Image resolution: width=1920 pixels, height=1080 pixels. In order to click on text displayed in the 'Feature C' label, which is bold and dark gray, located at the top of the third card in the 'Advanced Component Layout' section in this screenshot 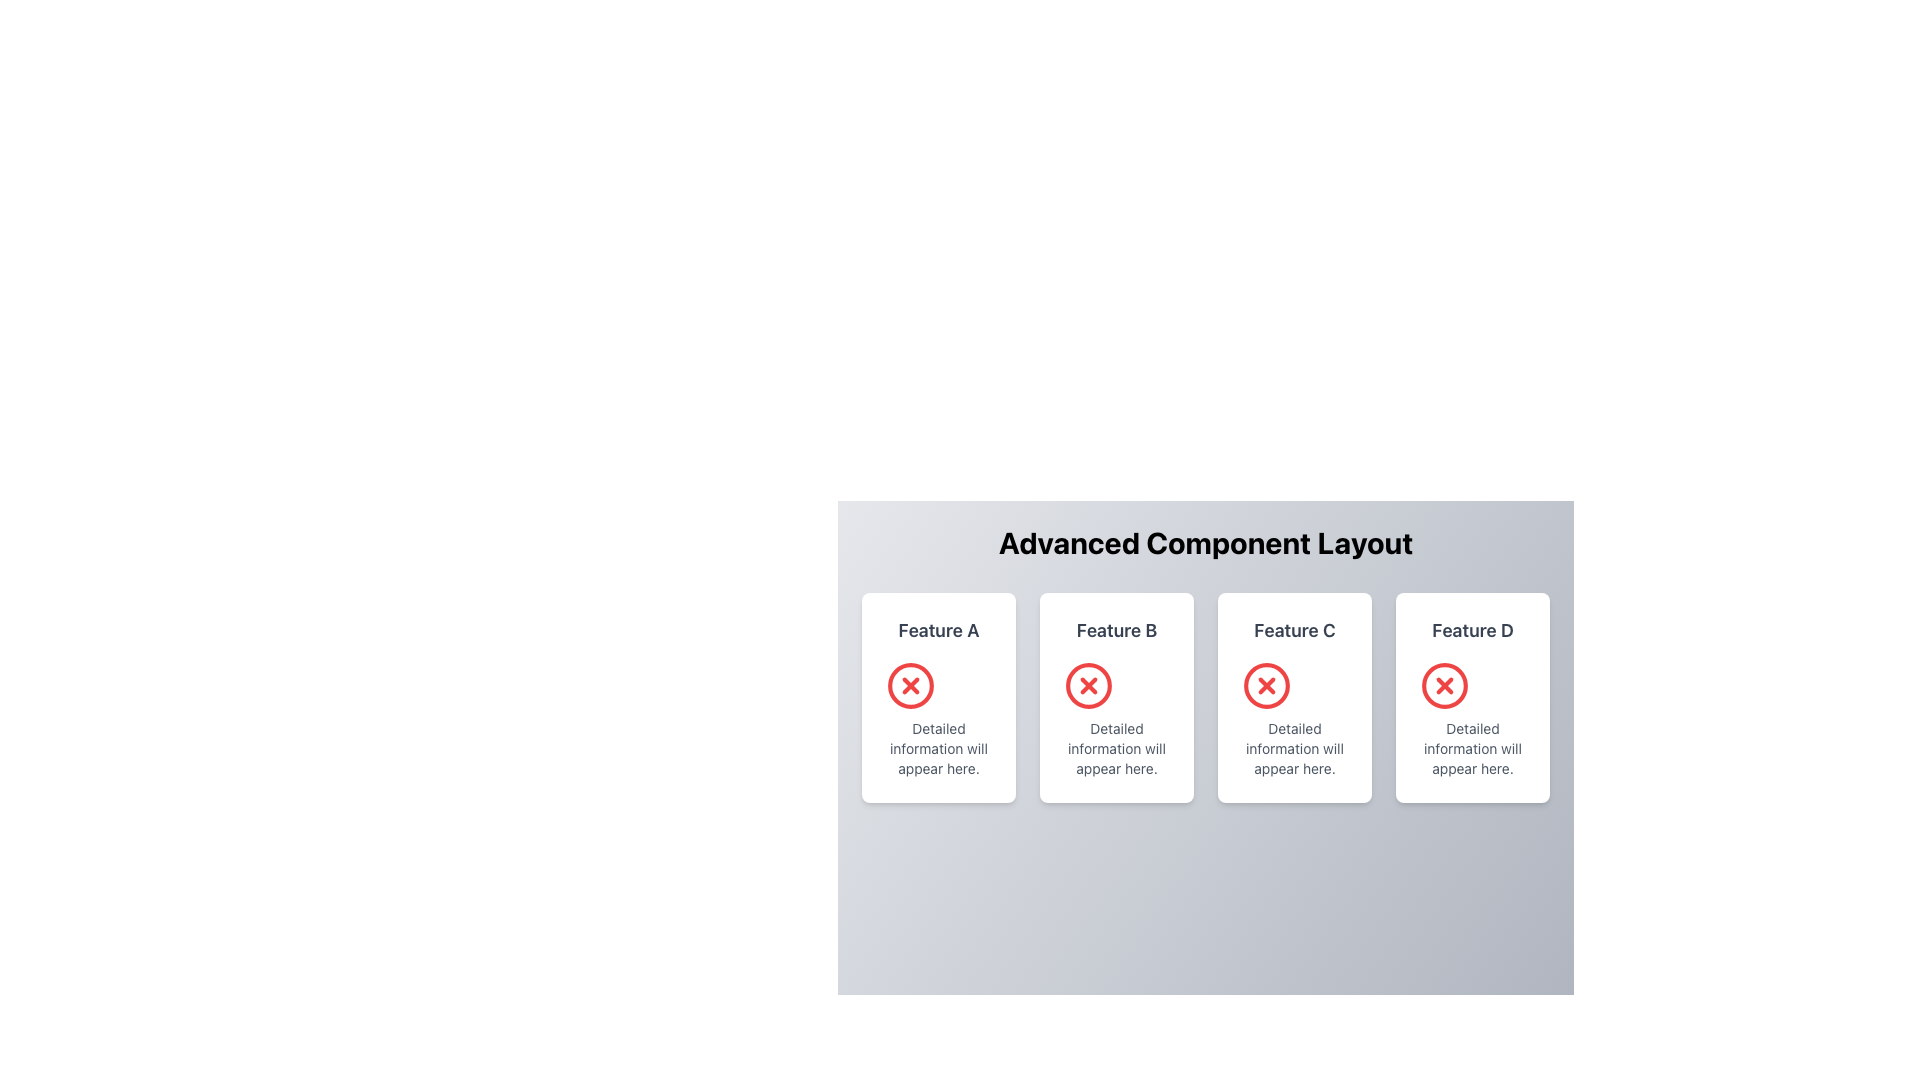, I will do `click(1295, 628)`.